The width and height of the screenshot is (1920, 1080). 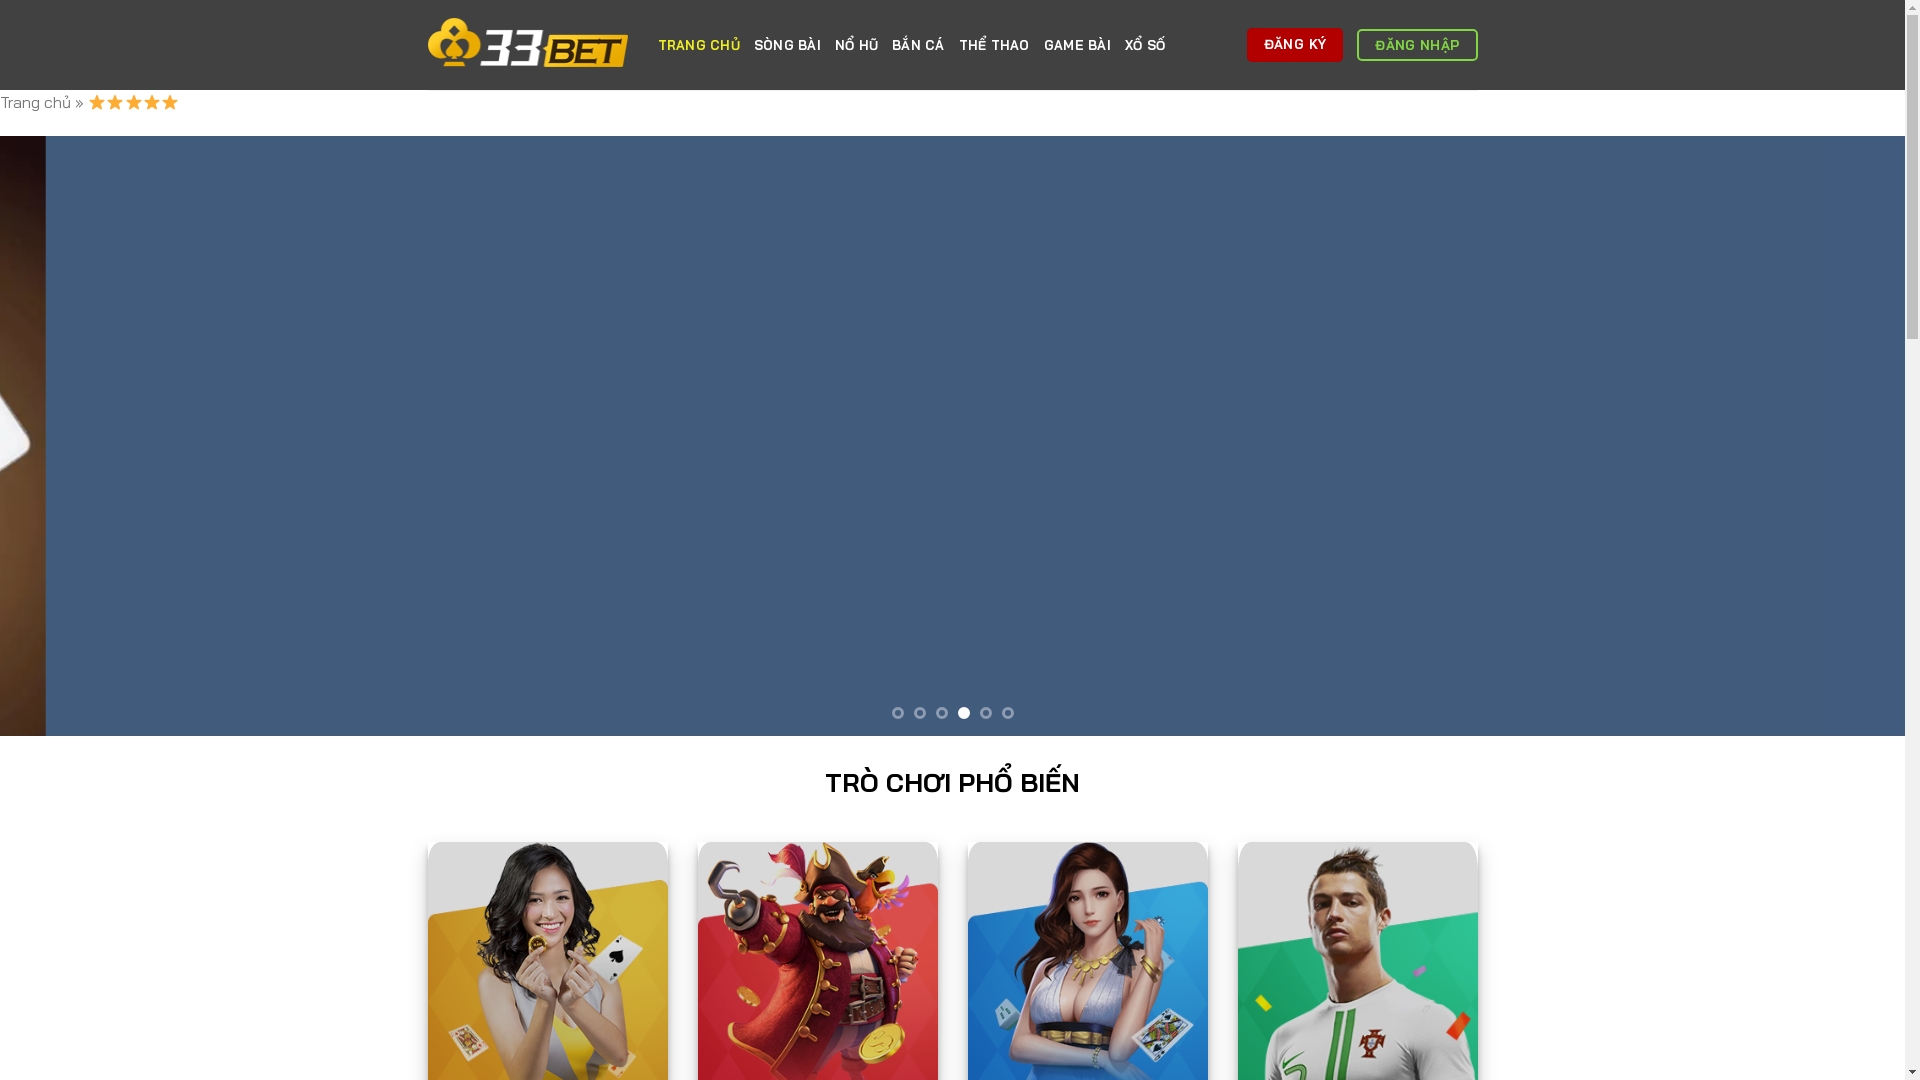 I want to click on '33BET', so click(x=528, y=44).